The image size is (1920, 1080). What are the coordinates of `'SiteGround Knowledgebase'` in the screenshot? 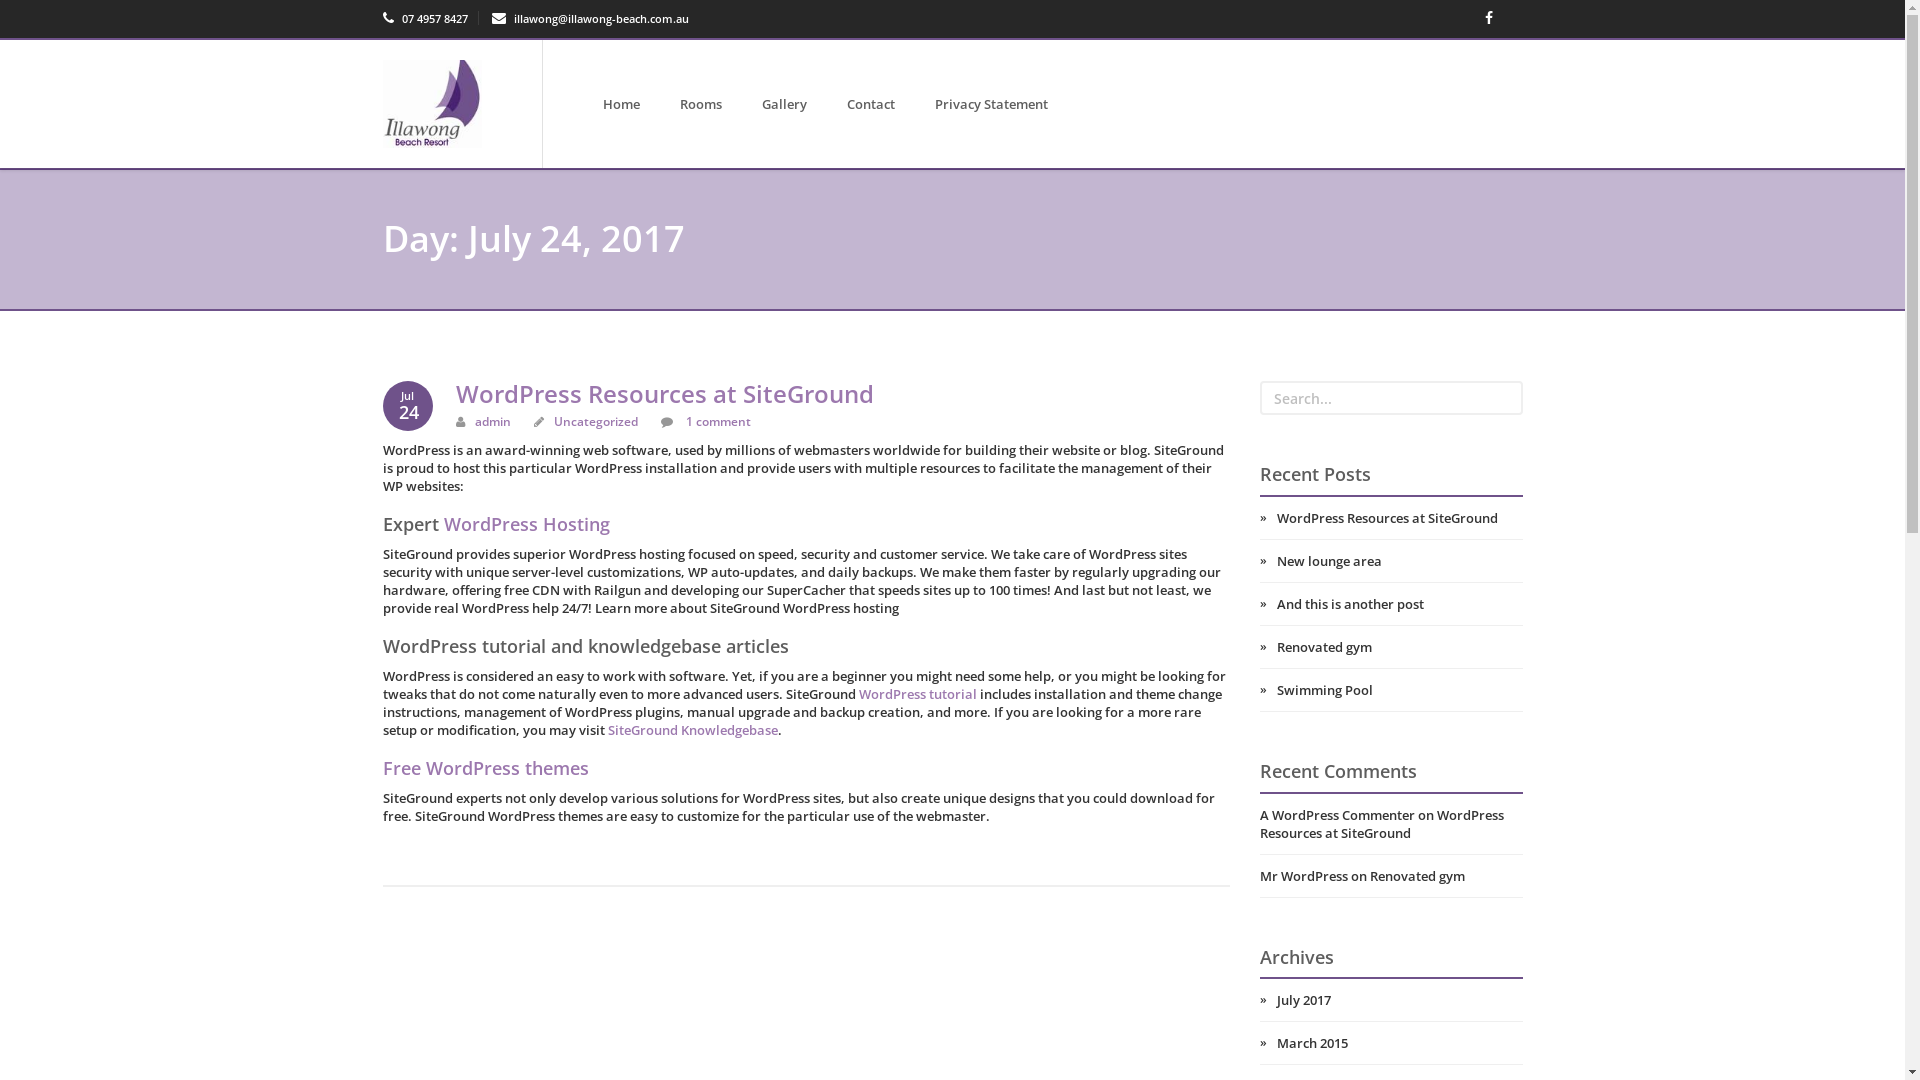 It's located at (607, 729).